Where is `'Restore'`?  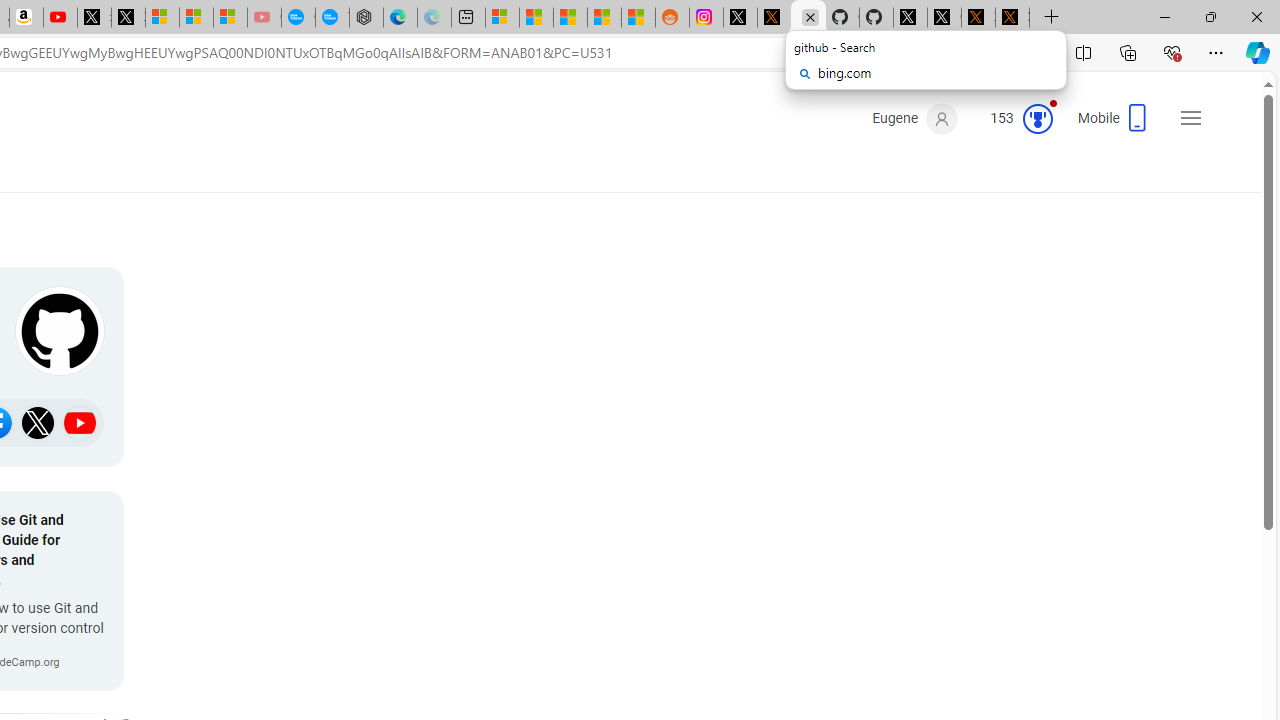
'Restore' is located at coordinates (1209, 16).